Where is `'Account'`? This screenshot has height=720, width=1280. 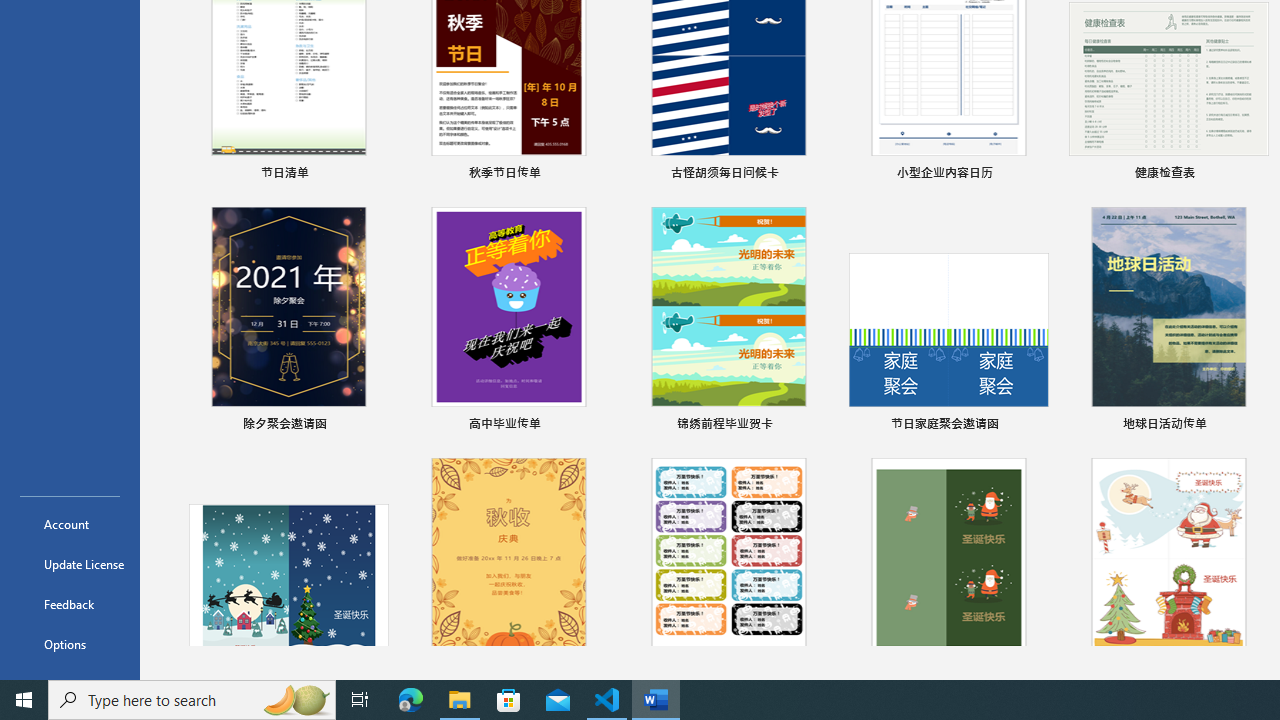 'Account' is located at coordinates (69, 523).